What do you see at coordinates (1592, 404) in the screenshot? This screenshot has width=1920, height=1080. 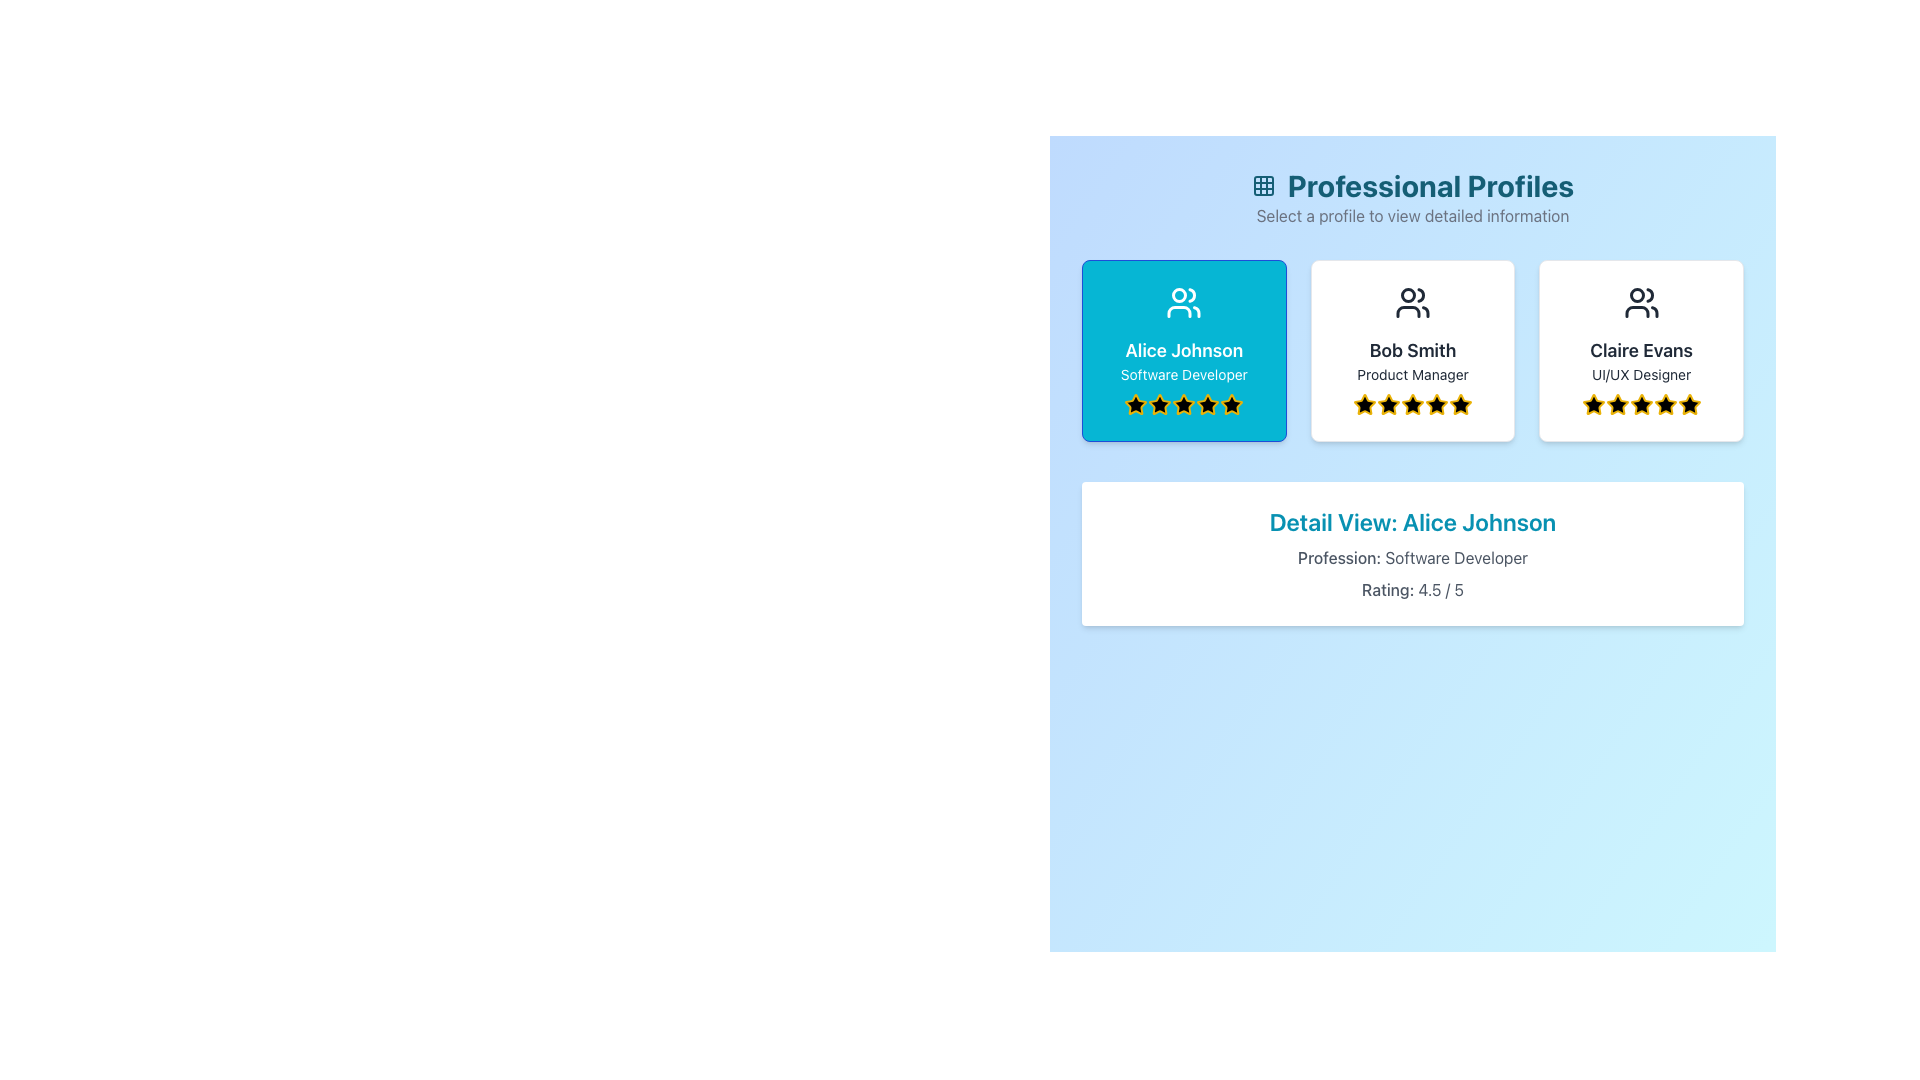 I see `the fifth rating star icon, which has a black center and a yellow border, to rate it` at bounding box center [1592, 404].